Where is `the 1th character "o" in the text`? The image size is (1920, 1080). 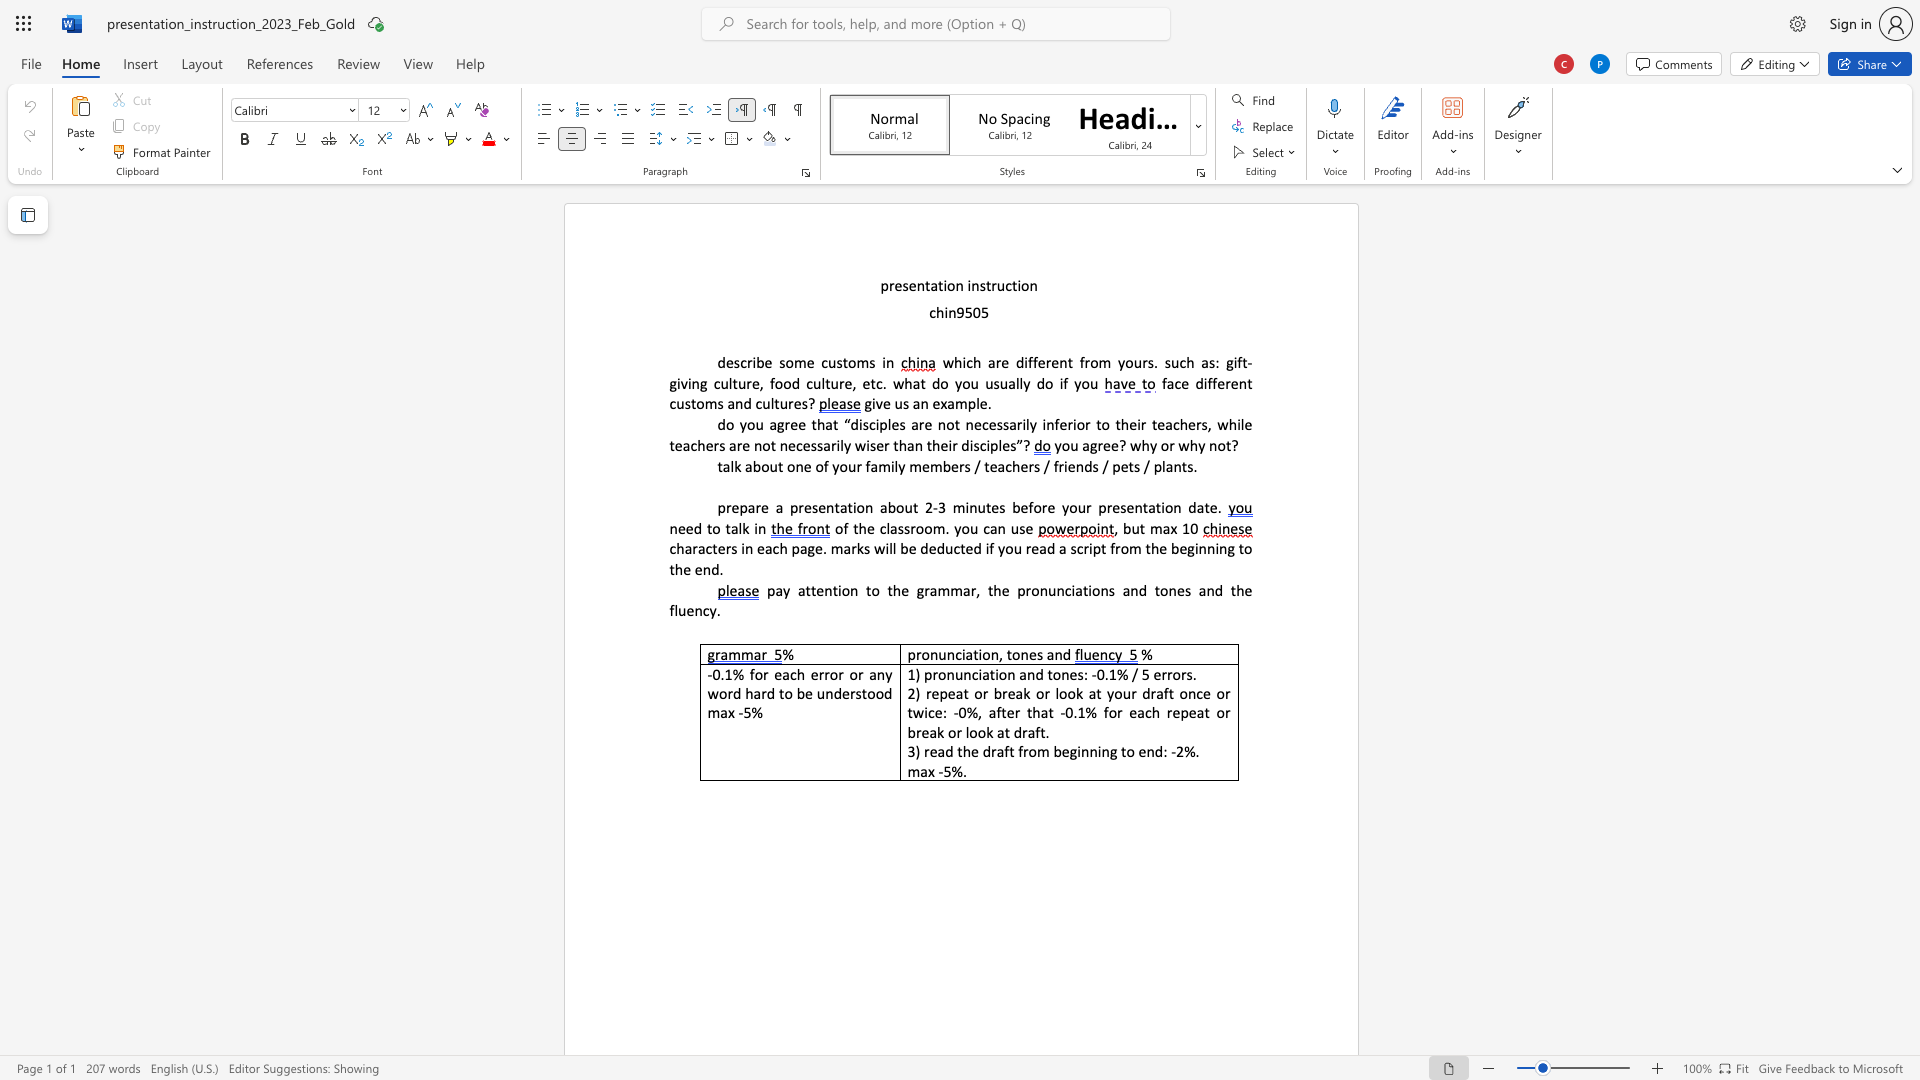
the 1th character "o" in the text is located at coordinates (950, 285).